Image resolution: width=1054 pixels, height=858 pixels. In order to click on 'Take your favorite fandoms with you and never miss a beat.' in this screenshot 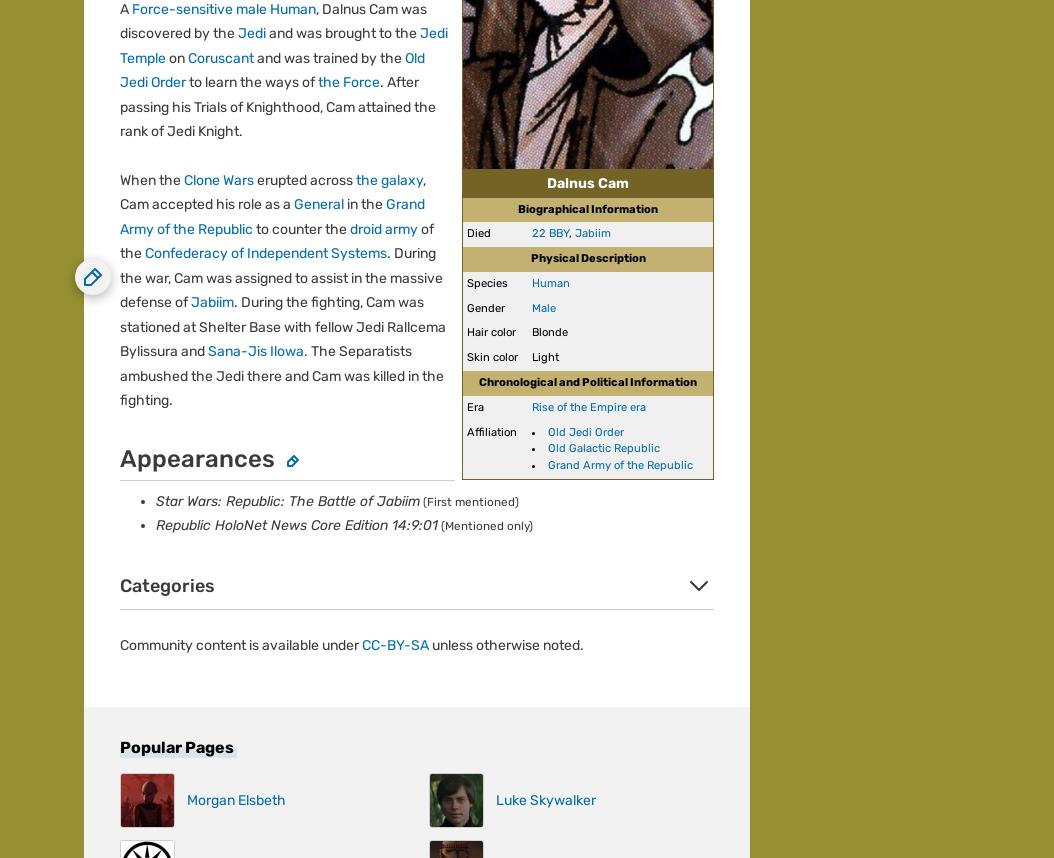, I will do `click(271, 376)`.